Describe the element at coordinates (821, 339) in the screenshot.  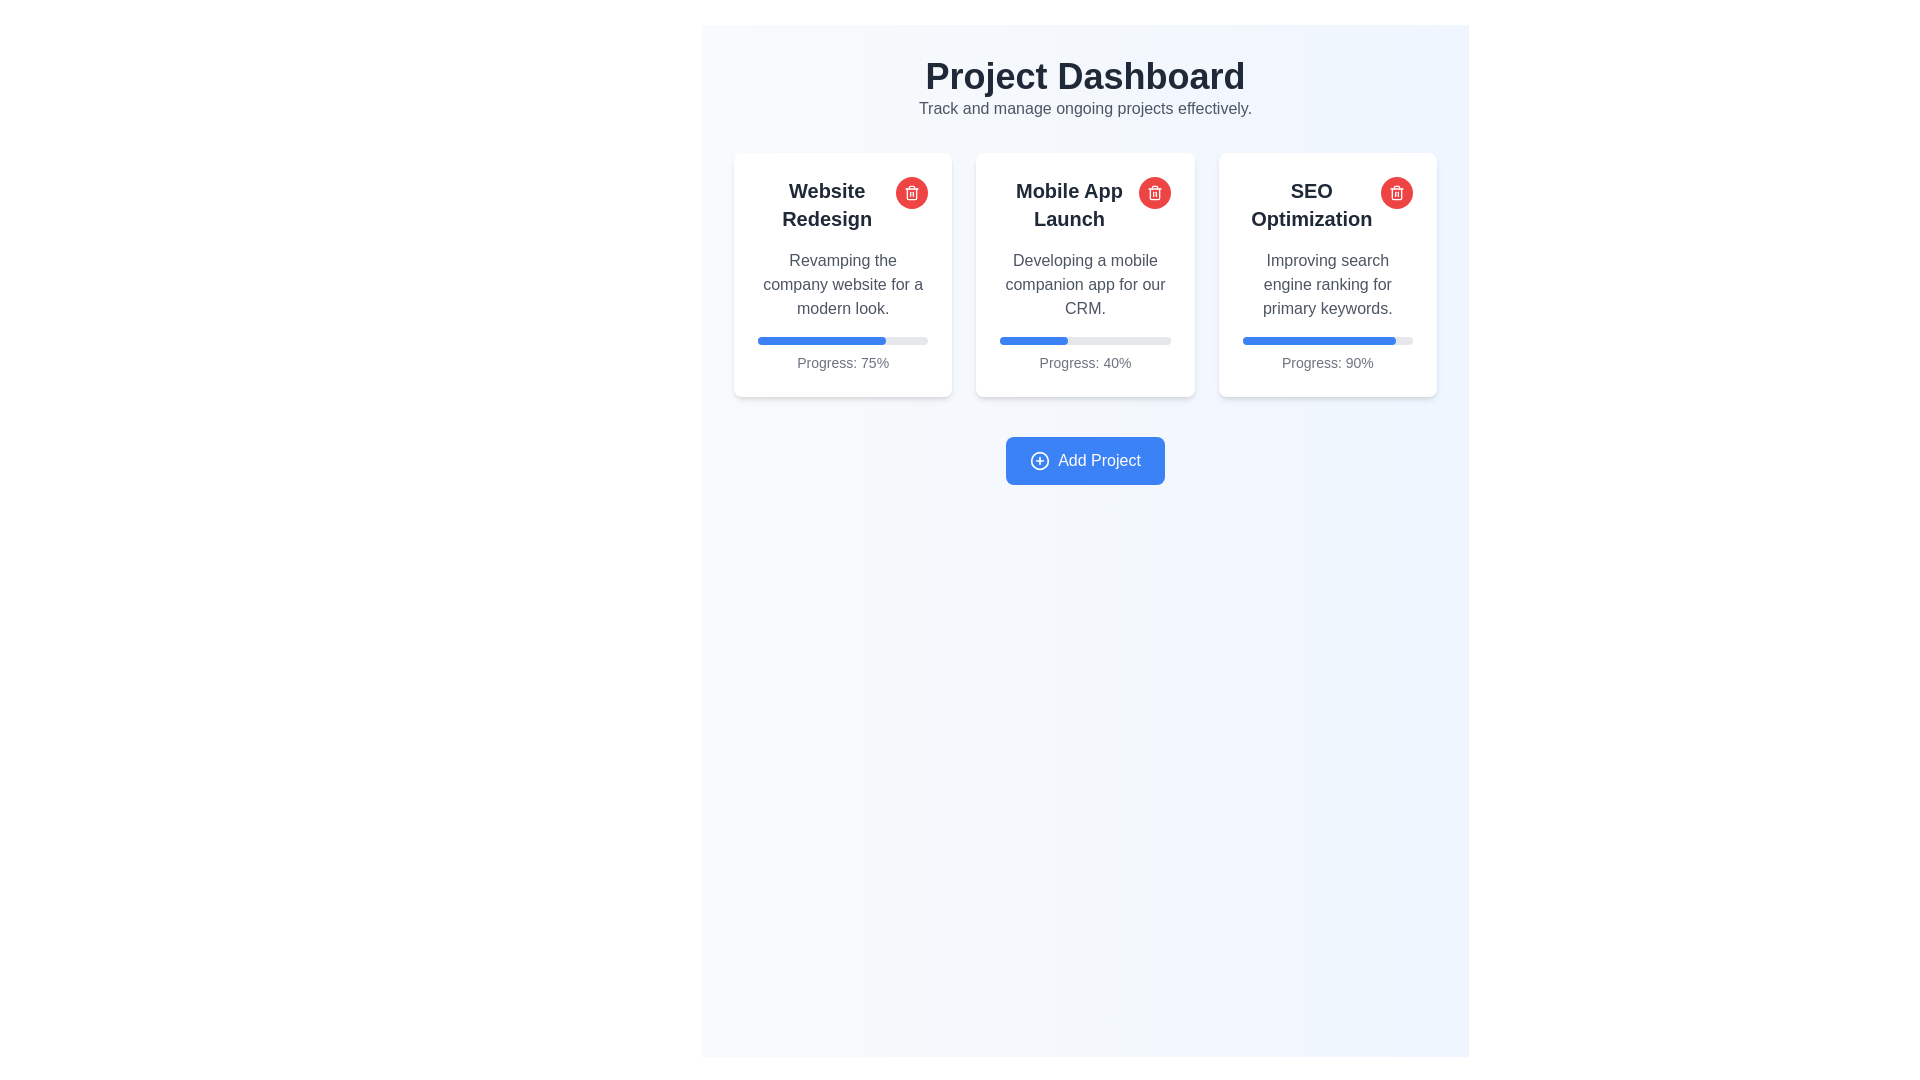
I see `the progress indicator bar representing 75% completion located beneath the 'Website Redesign' card, which is the first card in the top row` at that location.